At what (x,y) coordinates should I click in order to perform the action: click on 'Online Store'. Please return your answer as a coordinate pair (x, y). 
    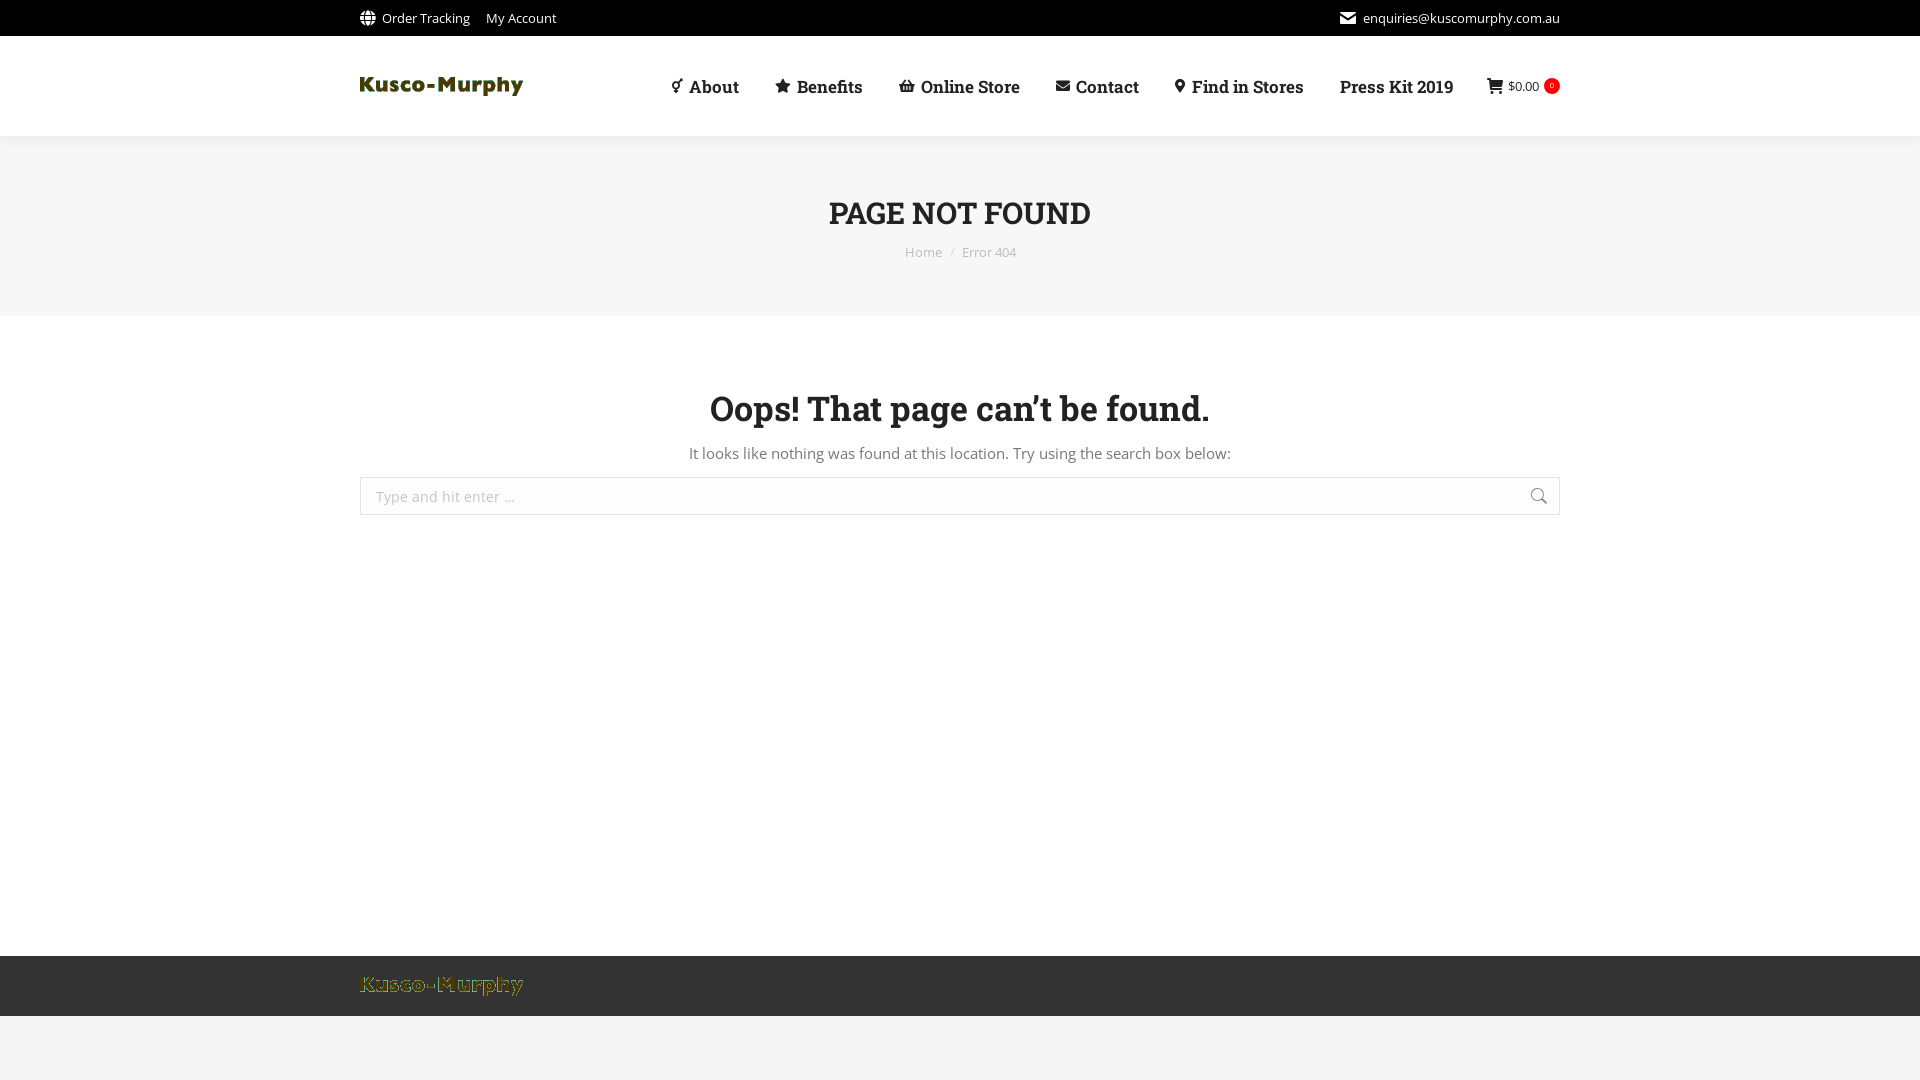
    Looking at the image, I should click on (958, 84).